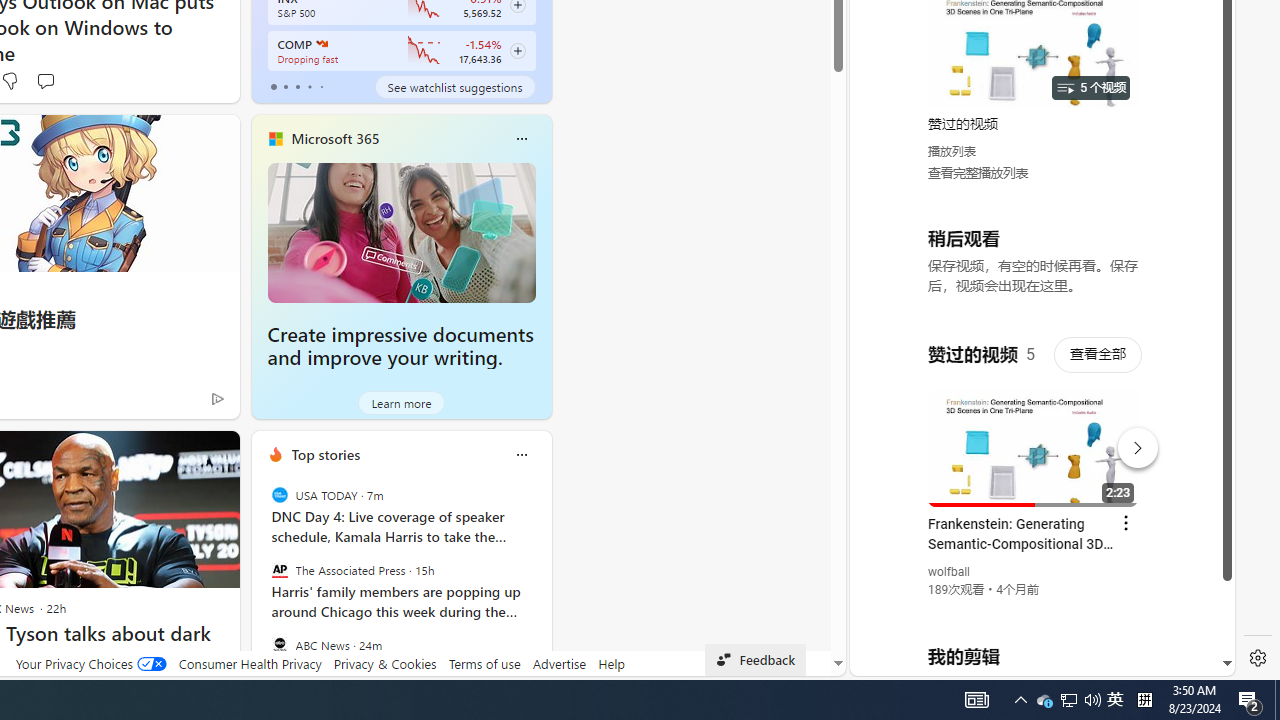 The width and height of the screenshot is (1280, 720). What do you see at coordinates (308, 86) in the screenshot?
I see `'tab-3'` at bounding box center [308, 86].